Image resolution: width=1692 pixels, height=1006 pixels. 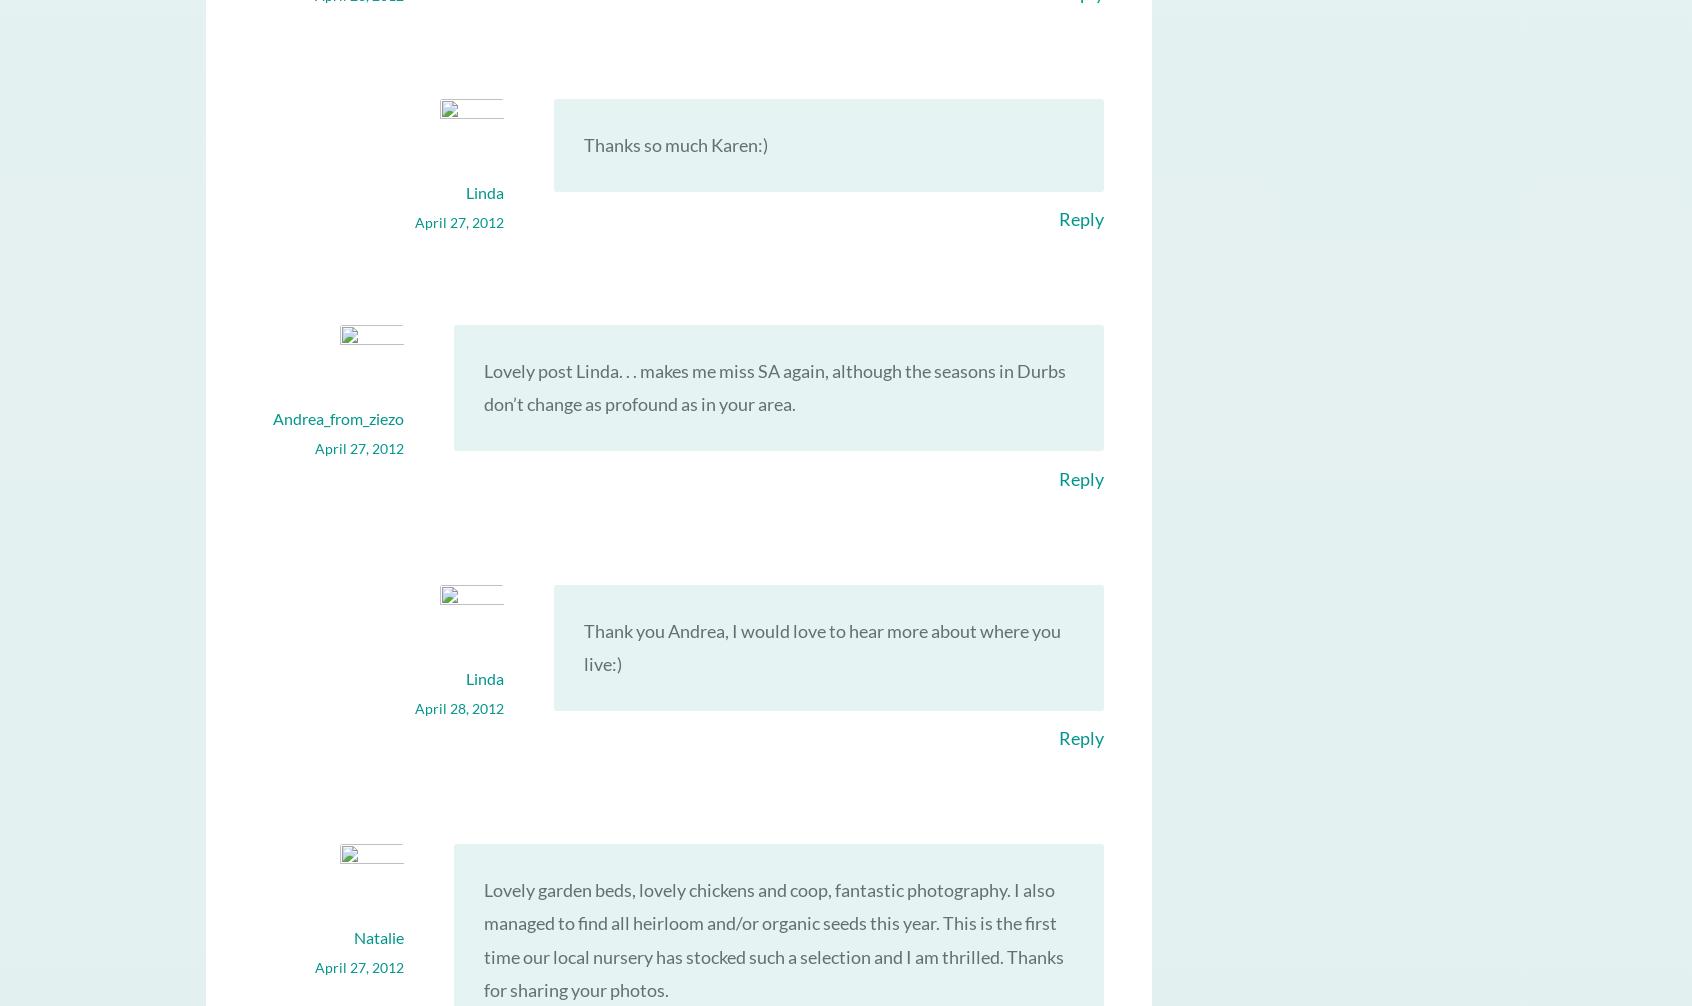 What do you see at coordinates (772, 938) in the screenshot?
I see `'Lovely garden beds, lovely chickens and coop, fantastic photography.  I also managed to find all heirloom and/or organic seeds this year.  This is the first time our local nursery has stocked such a selection and I am thrilled.  Thanks for sharing your photos.'` at bounding box center [772, 938].